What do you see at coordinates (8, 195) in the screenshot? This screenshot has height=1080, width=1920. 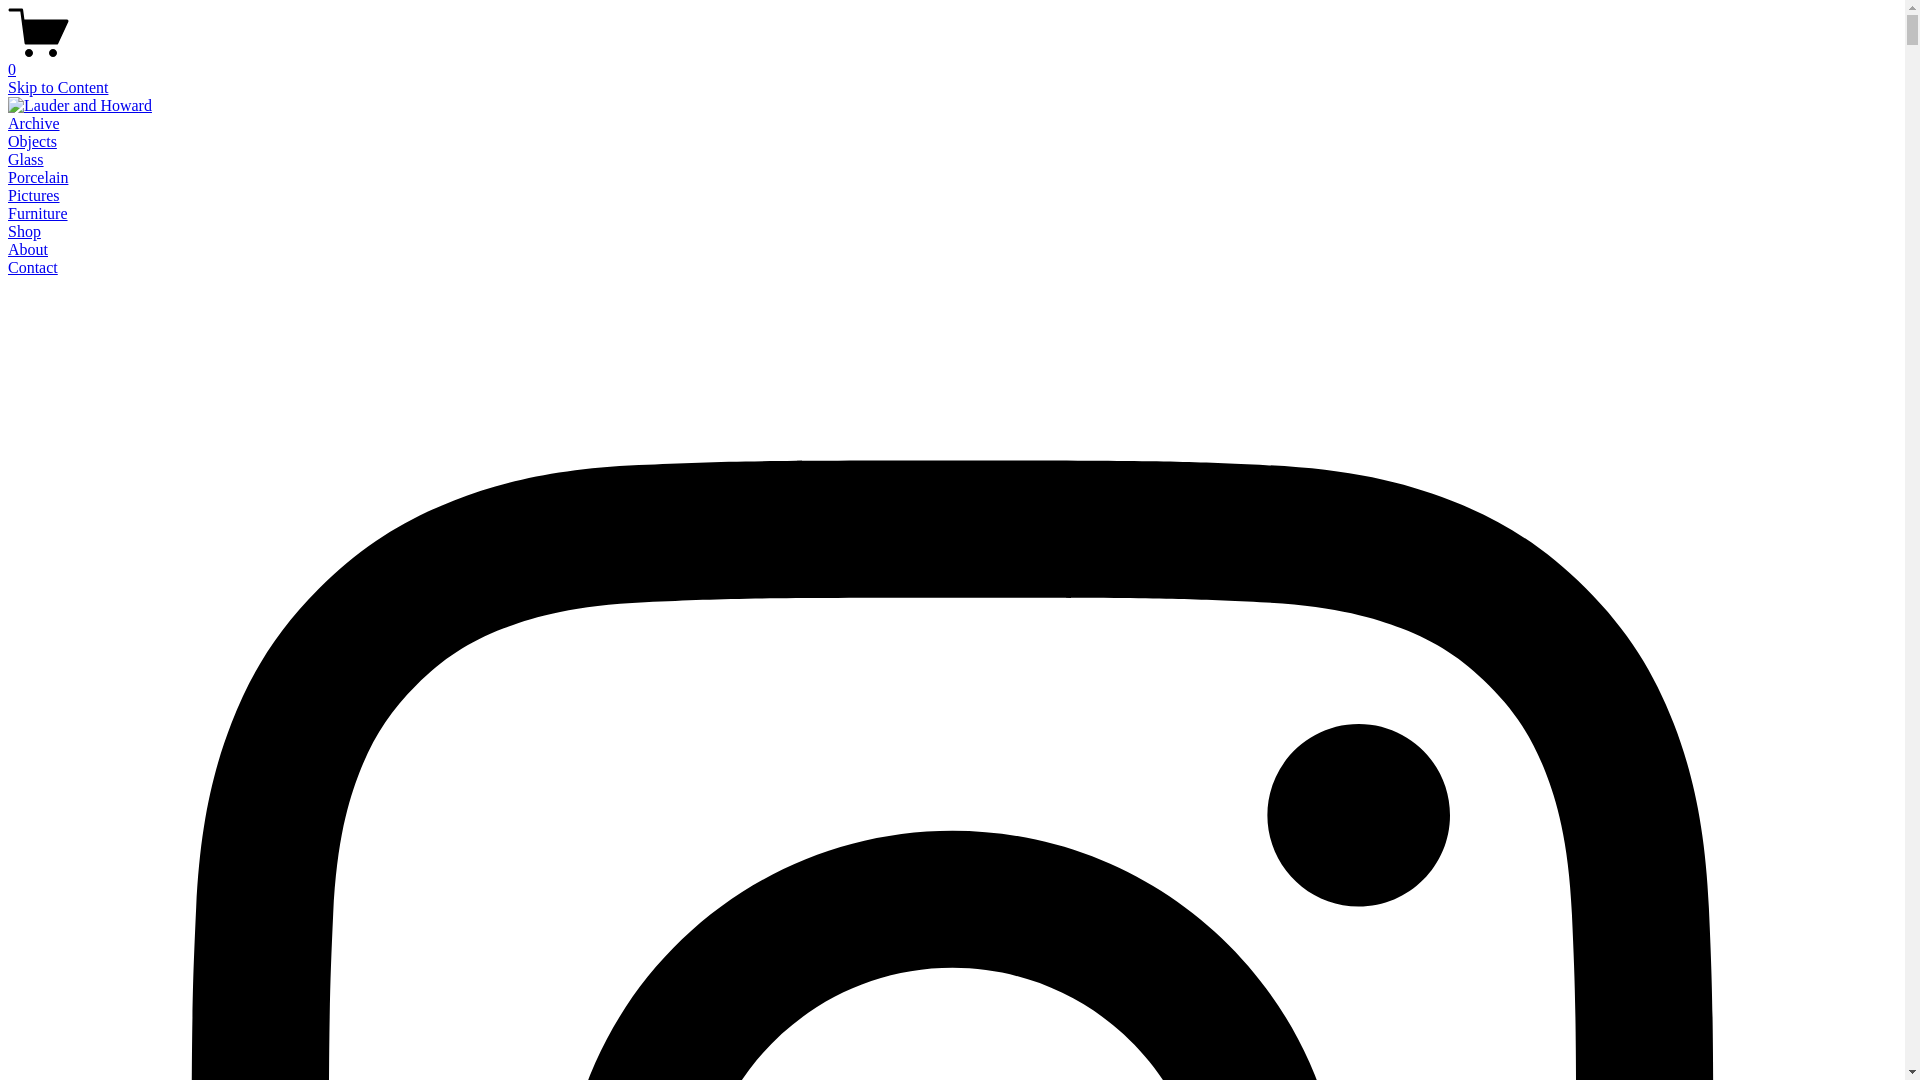 I see `'Pictures'` at bounding box center [8, 195].